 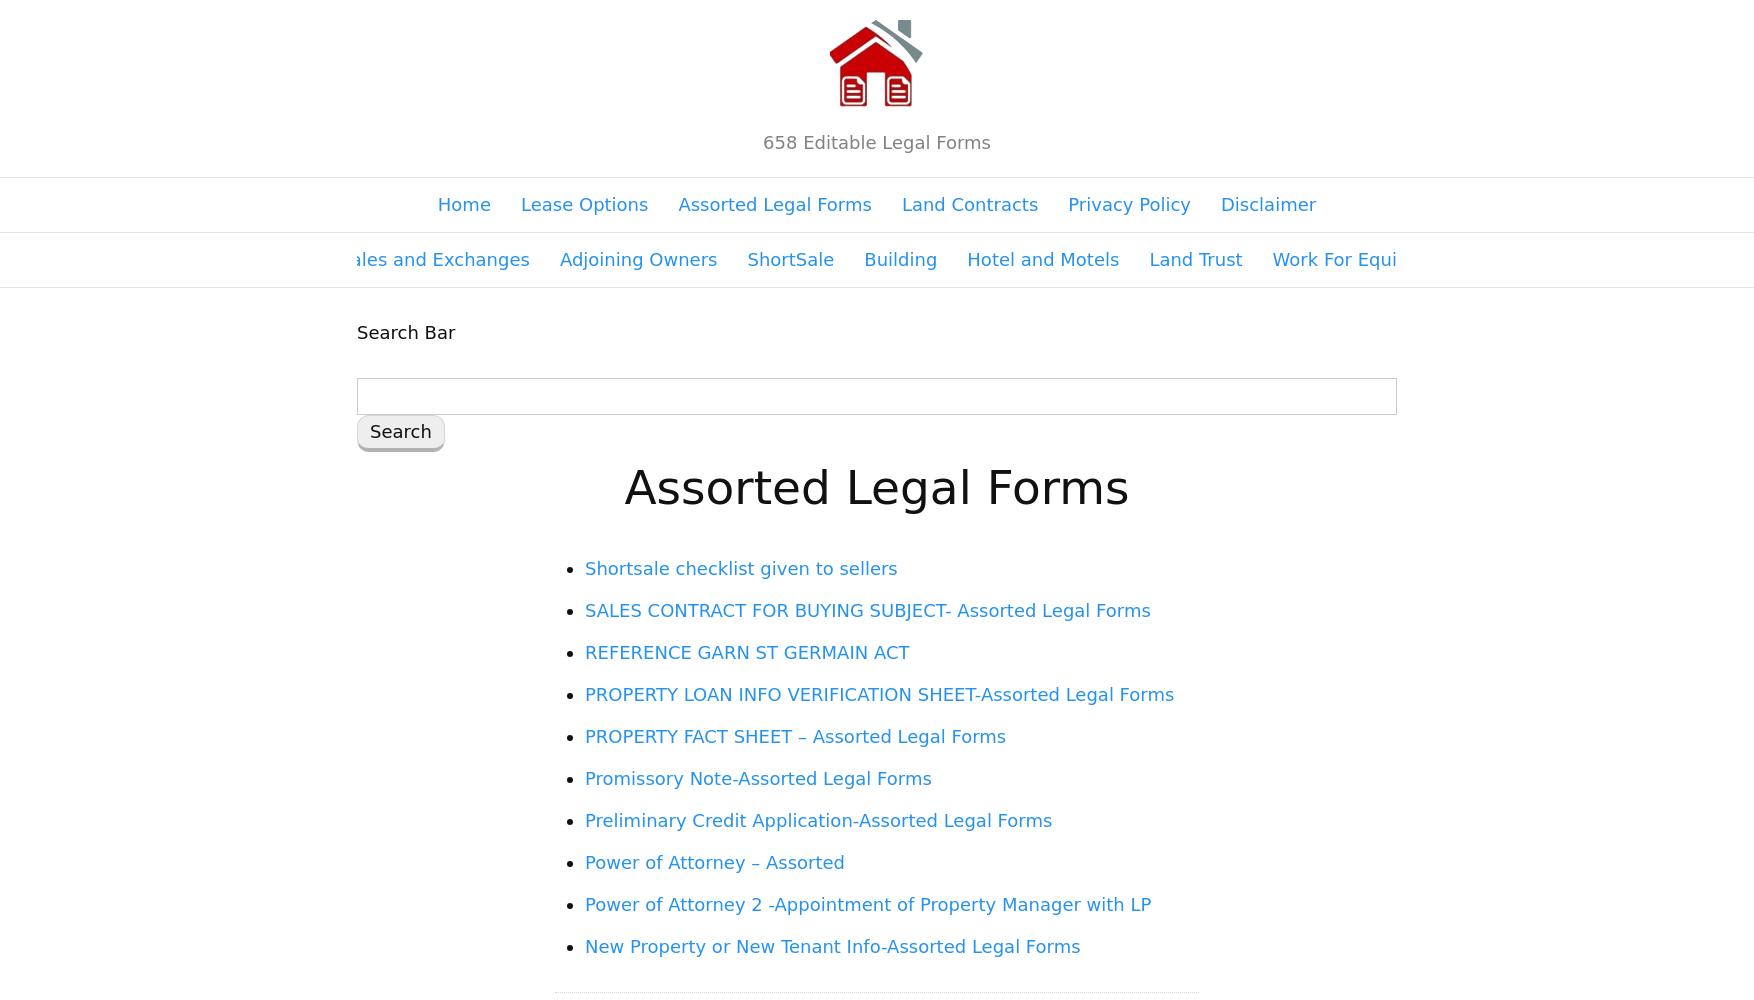 I want to click on 'SALES CONTRACT FOR BUYING SUBJECT- Assorted Legal Forms', so click(x=866, y=609).